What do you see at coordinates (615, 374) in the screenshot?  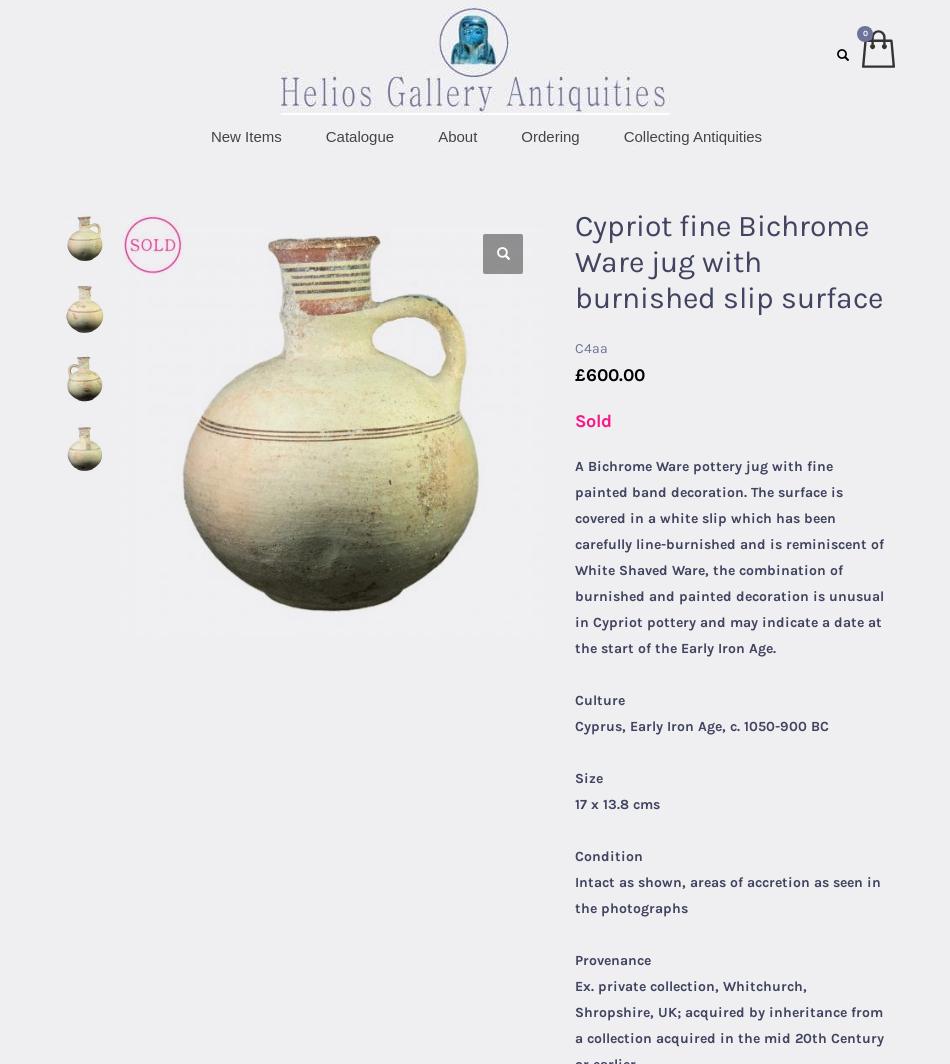 I see `'600.00'` at bounding box center [615, 374].